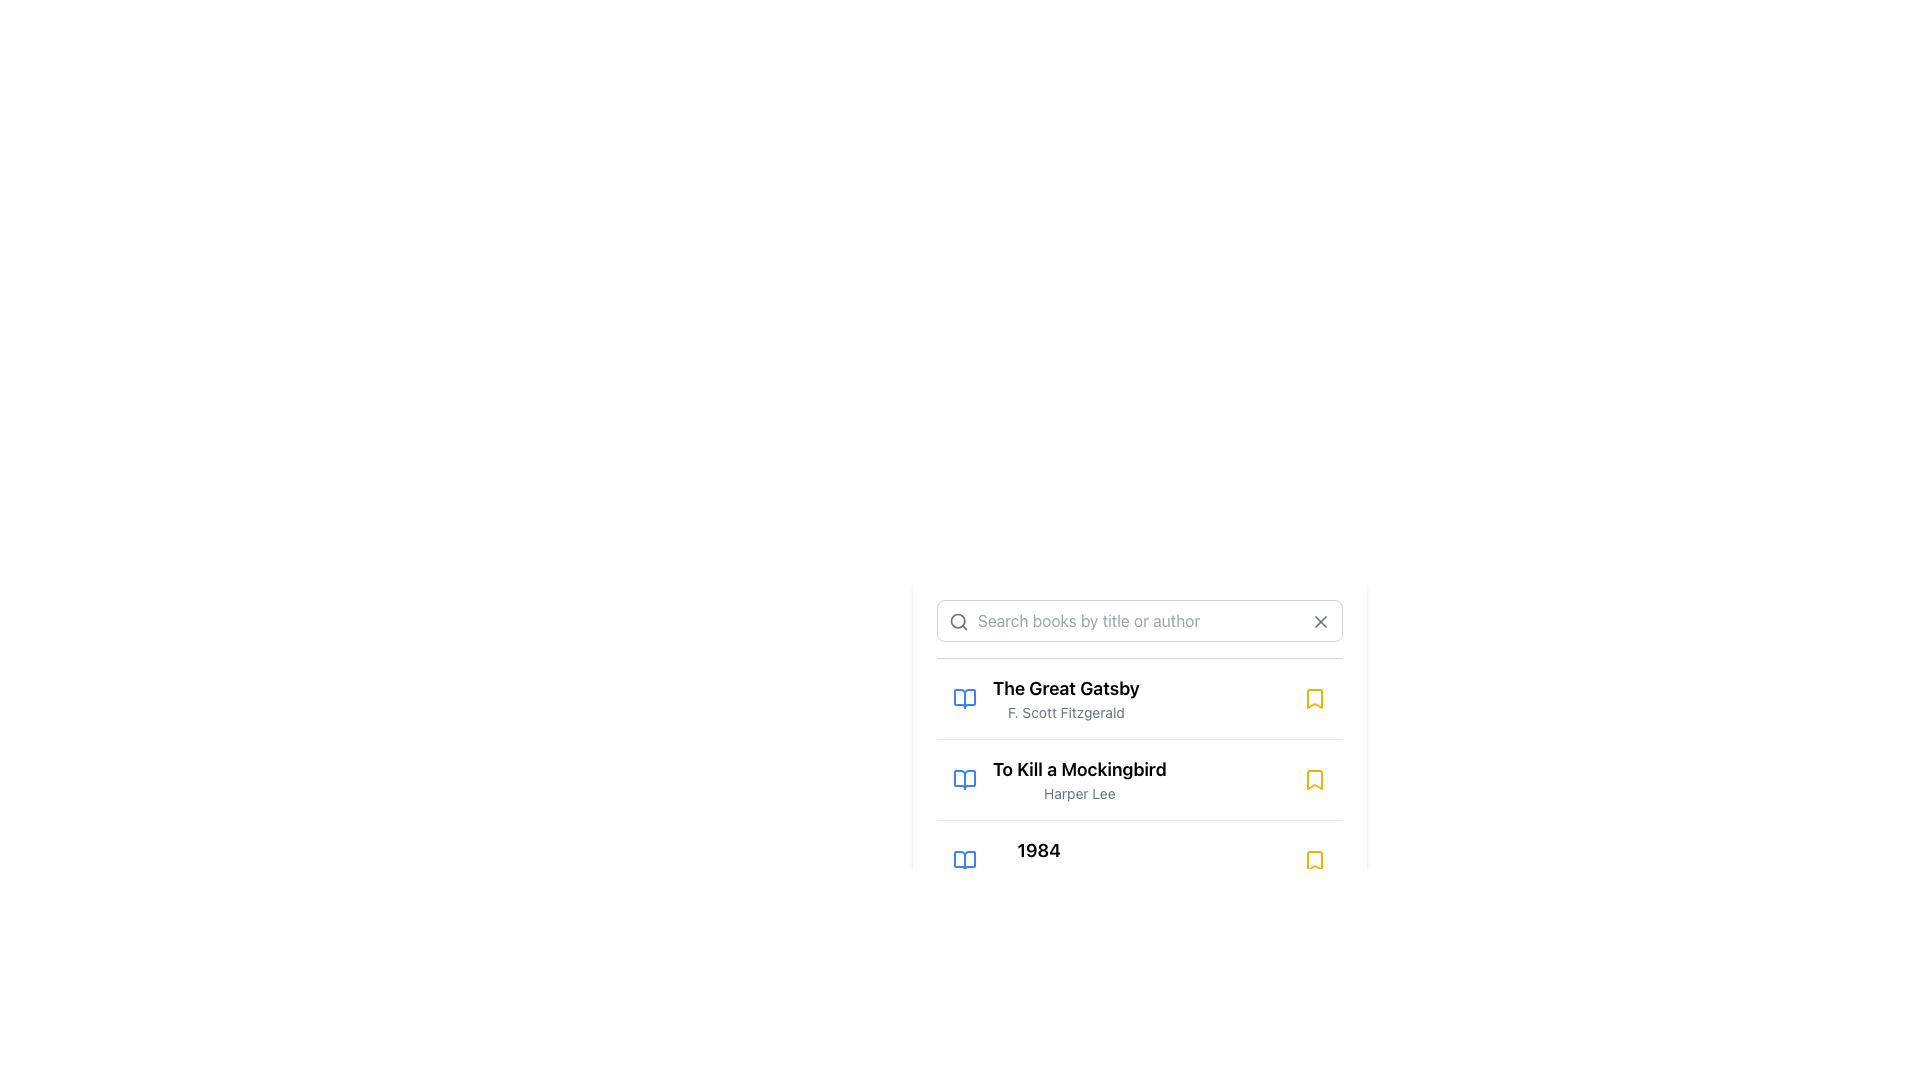 The width and height of the screenshot is (1920, 1080). What do you see at coordinates (1315, 778) in the screenshot?
I see `the bookmark icon located at the far-right side of the list entry for the book 'To Kill a Mockingbird'` at bounding box center [1315, 778].